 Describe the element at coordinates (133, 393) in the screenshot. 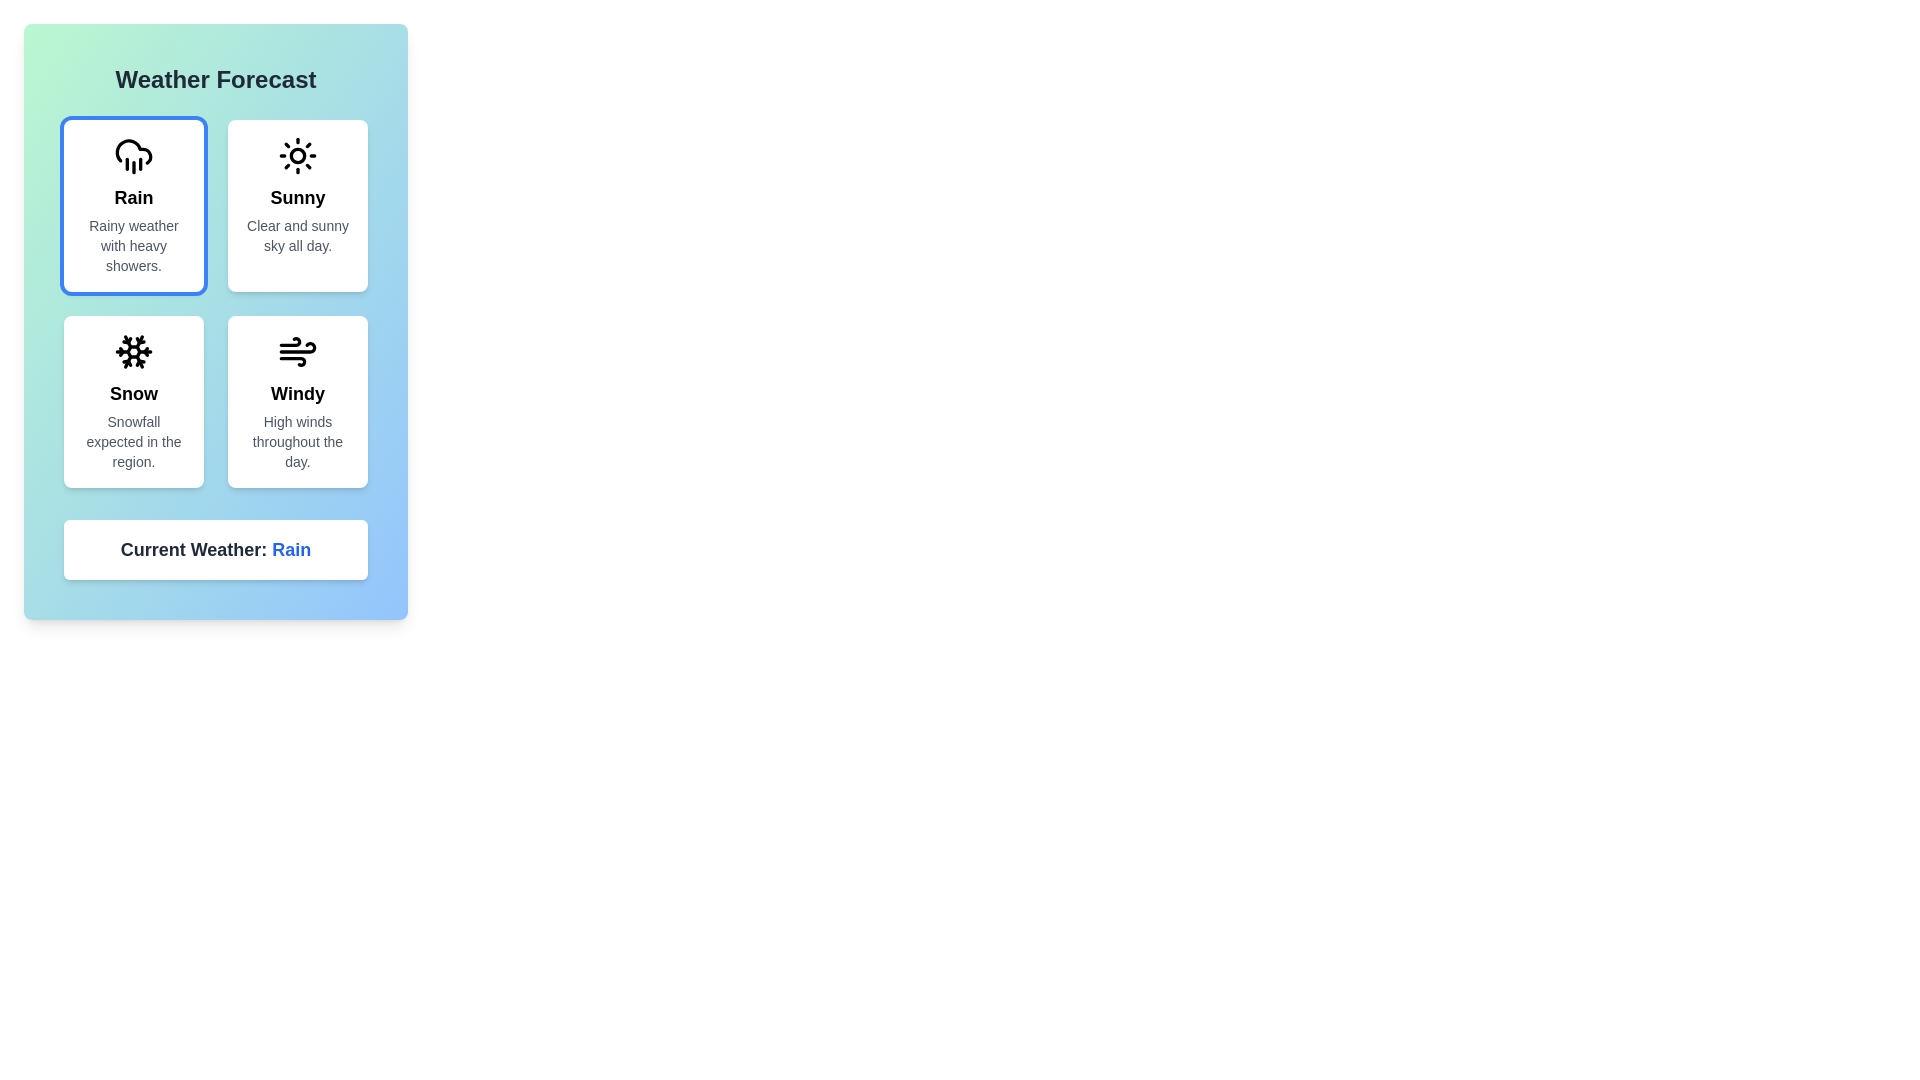

I see `the text label styled in bold font that contains the word 'Snow', located in the lower left quadrant of the 'Weather Forecast' card grid` at that location.